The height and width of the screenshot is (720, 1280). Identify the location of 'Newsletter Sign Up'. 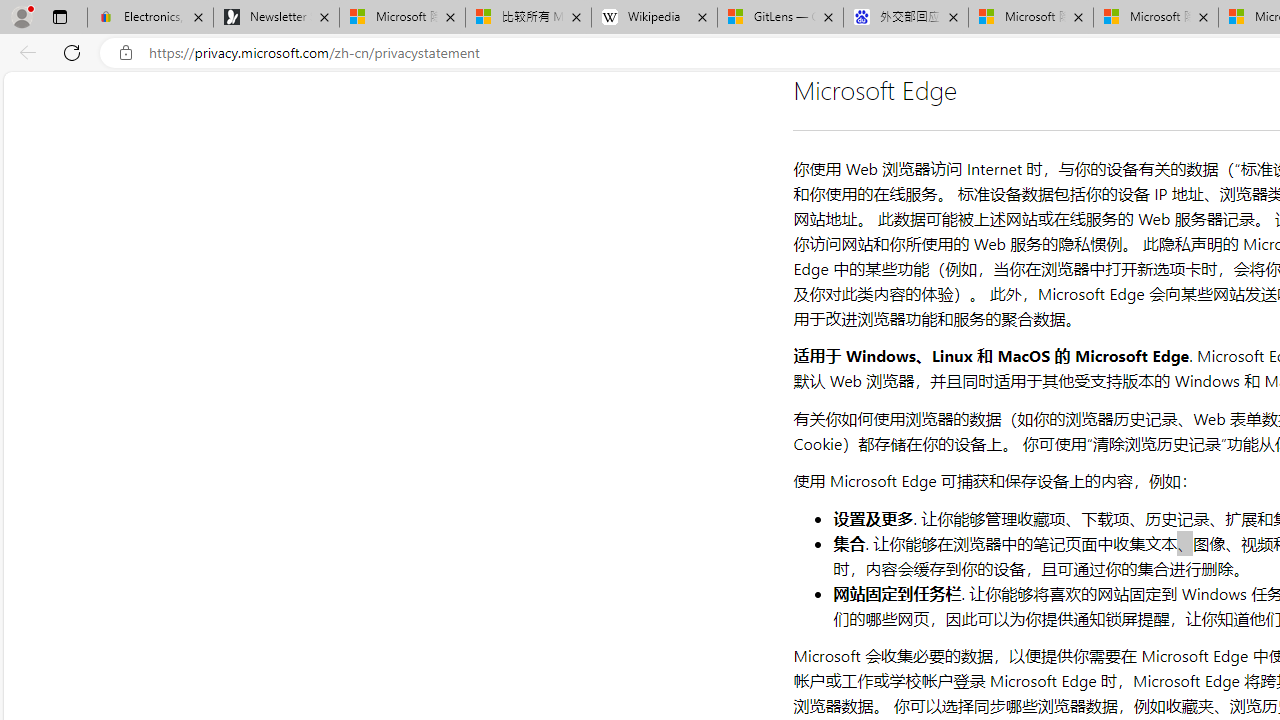
(275, 17).